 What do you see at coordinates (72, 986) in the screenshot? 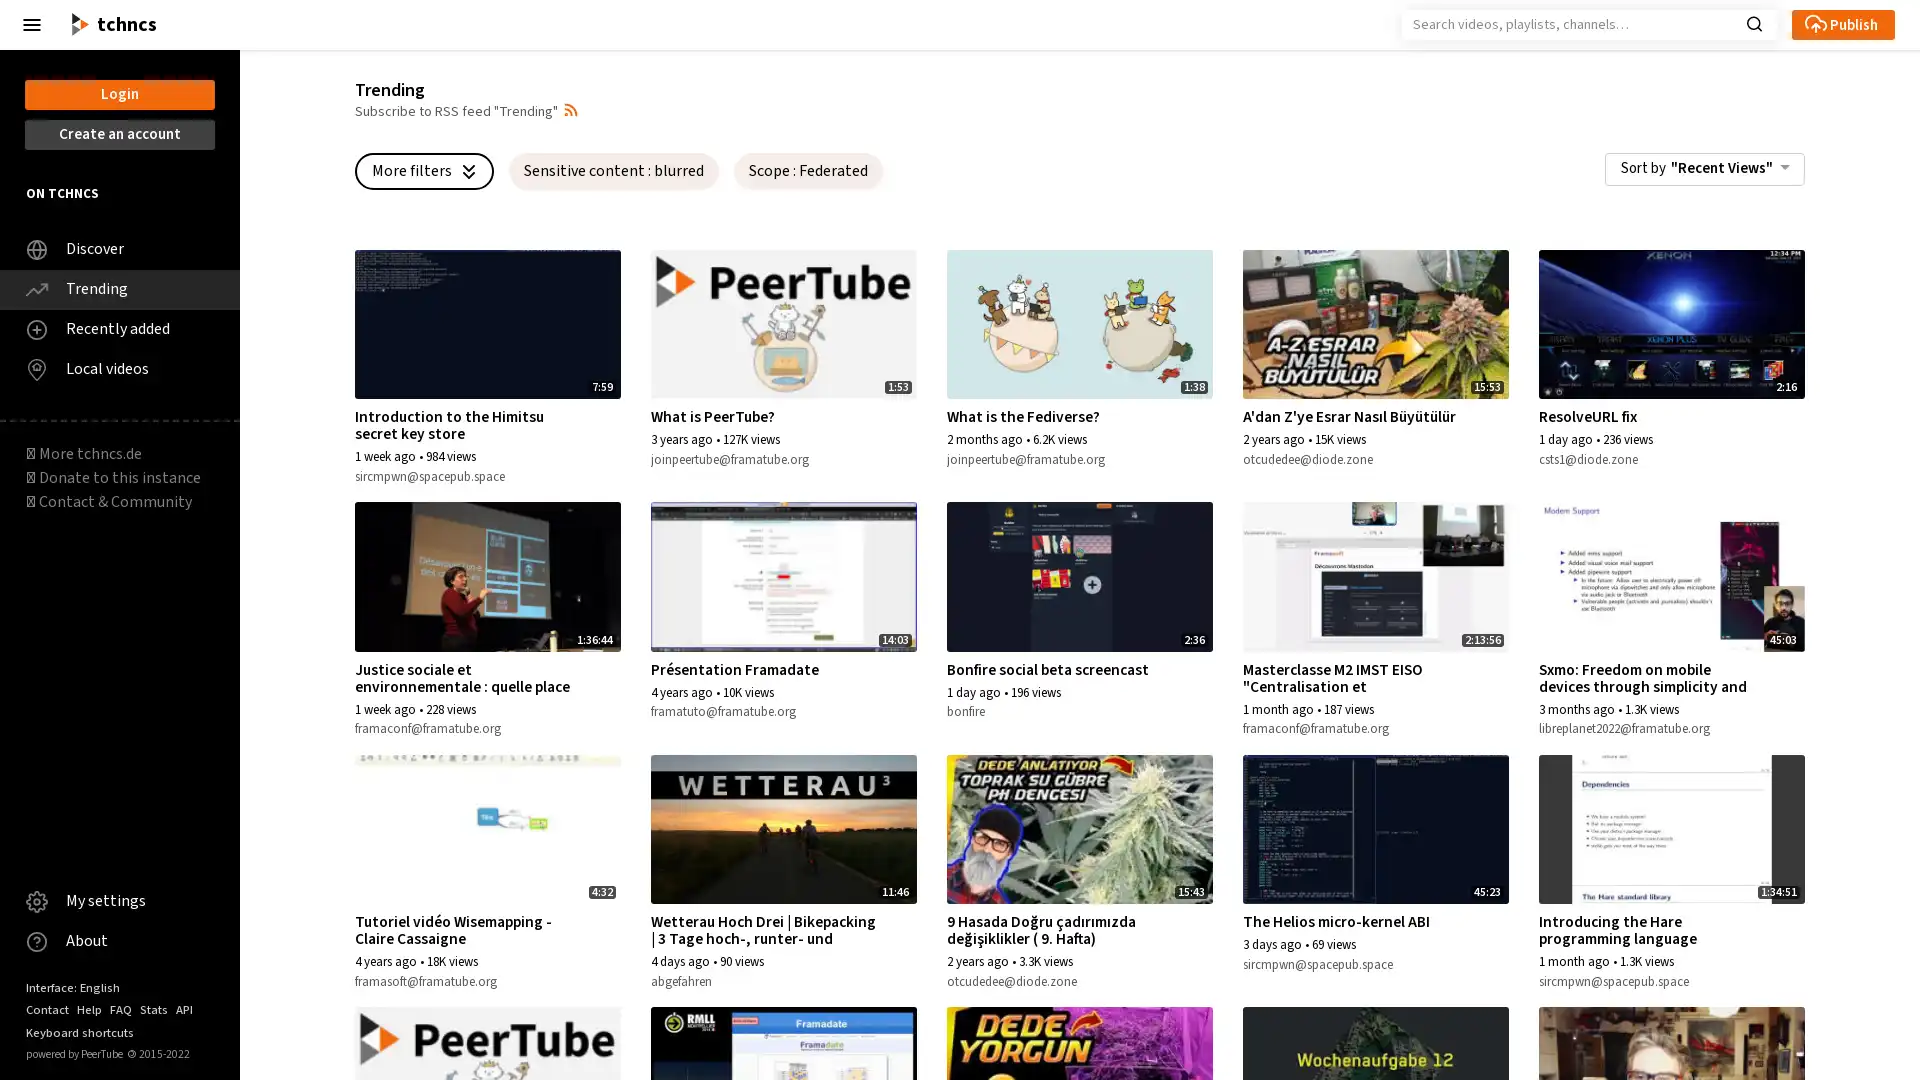
I see `Interface: English` at bounding box center [72, 986].